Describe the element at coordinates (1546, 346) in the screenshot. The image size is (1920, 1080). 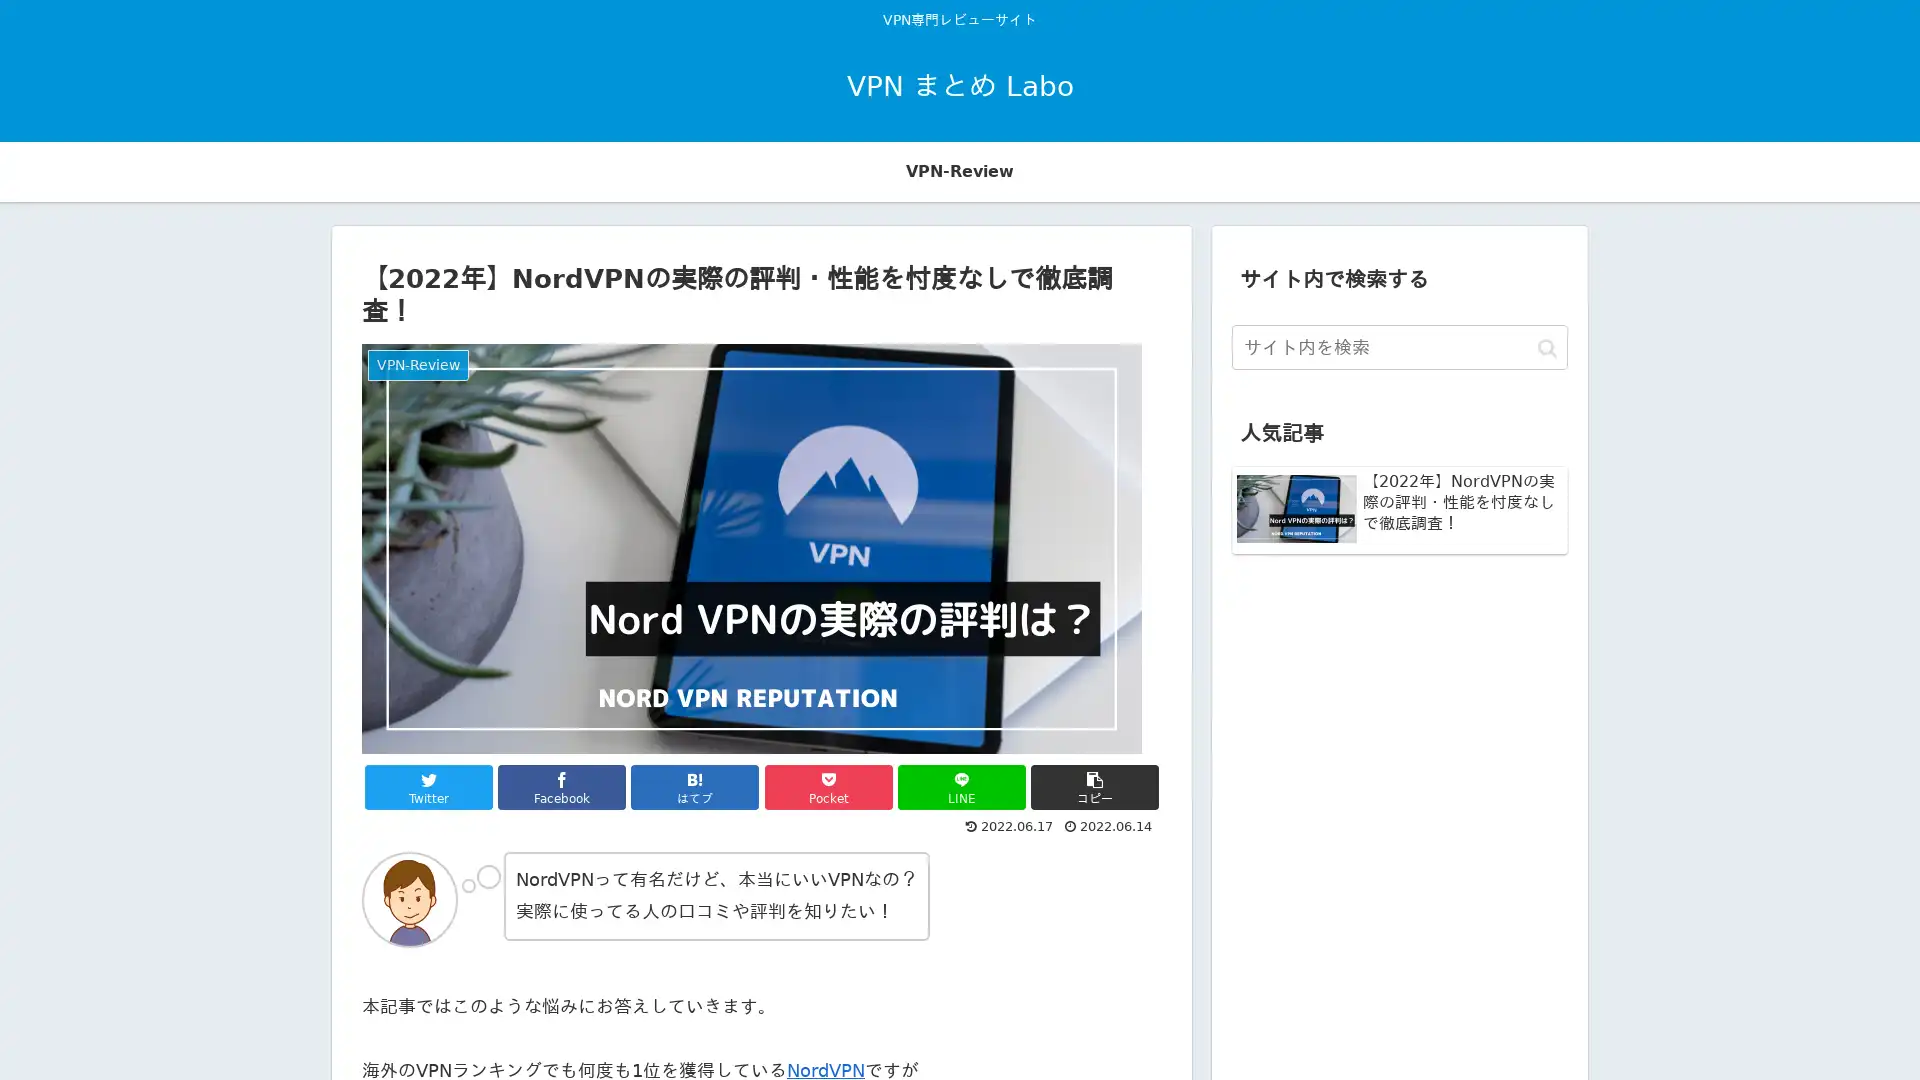
I see `button` at that location.